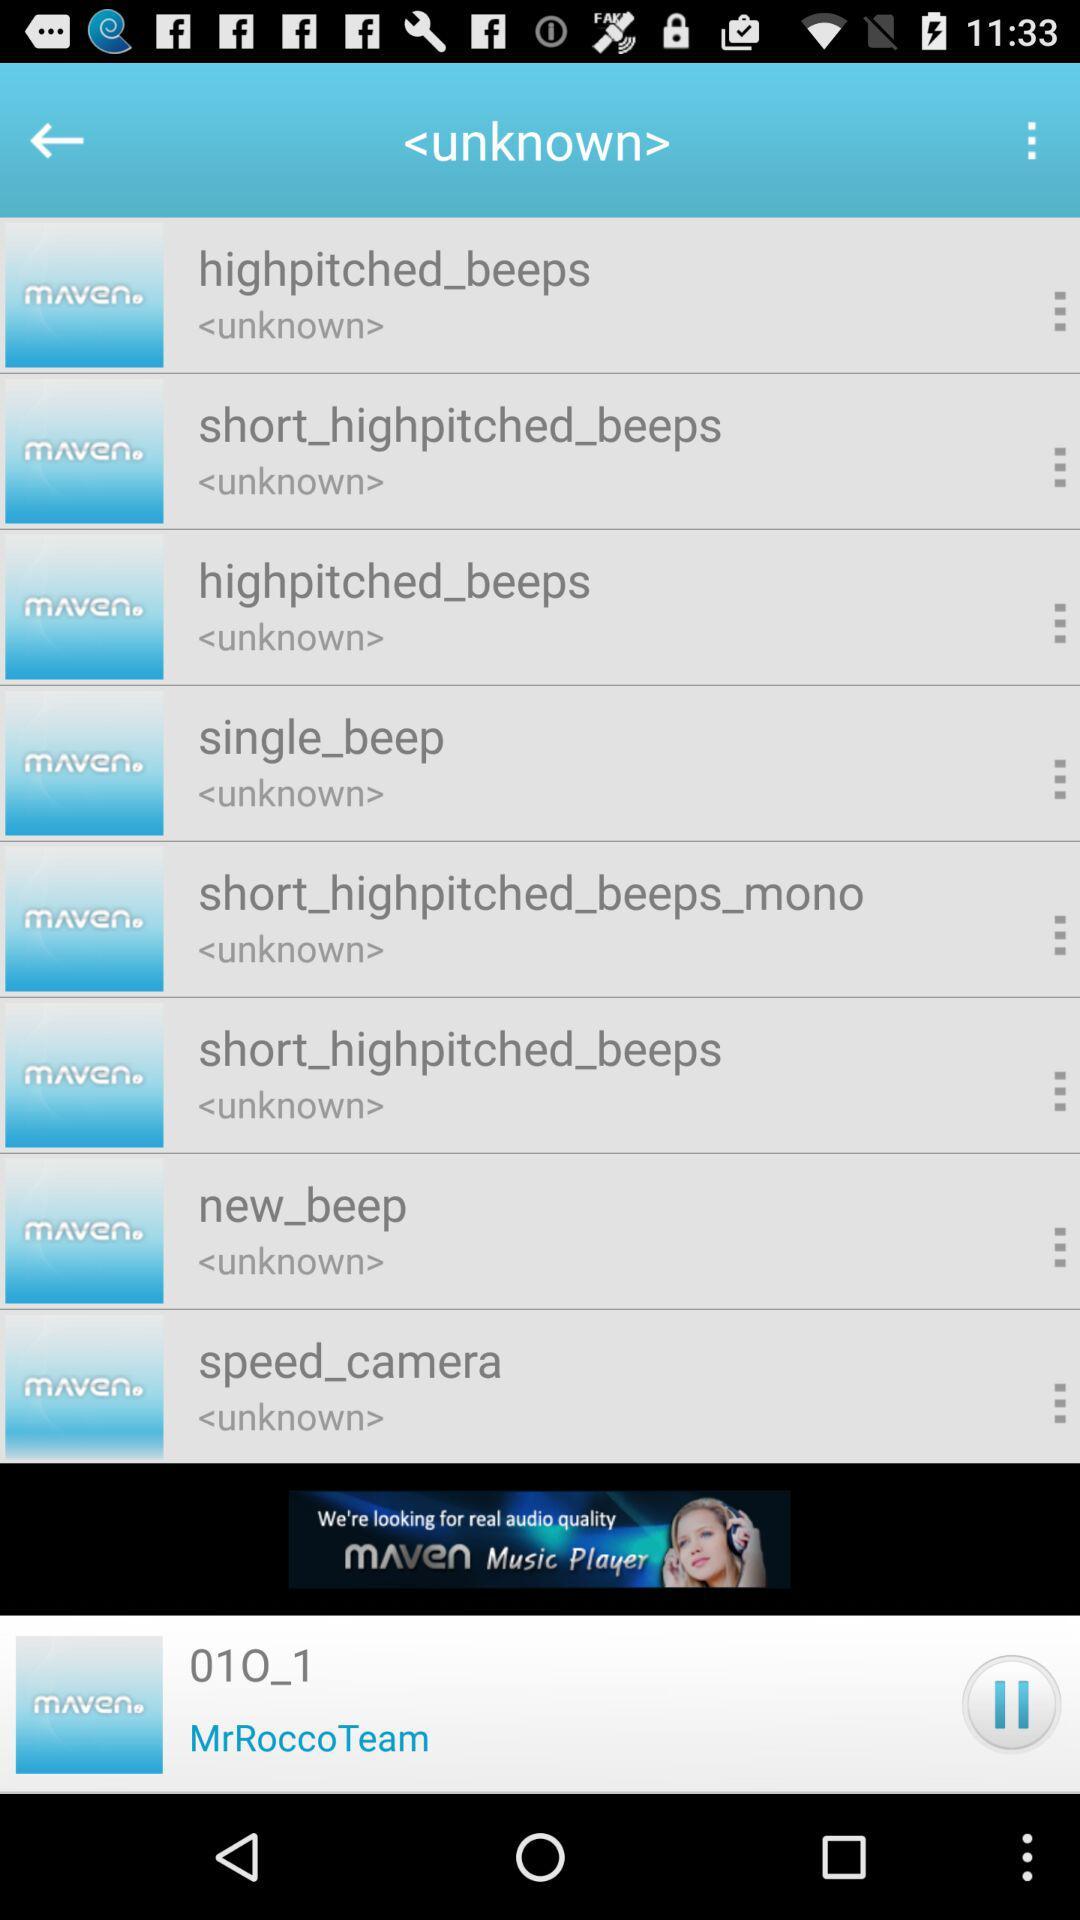 The image size is (1080, 1920). What do you see at coordinates (1027, 668) in the screenshot?
I see `the more icon` at bounding box center [1027, 668].